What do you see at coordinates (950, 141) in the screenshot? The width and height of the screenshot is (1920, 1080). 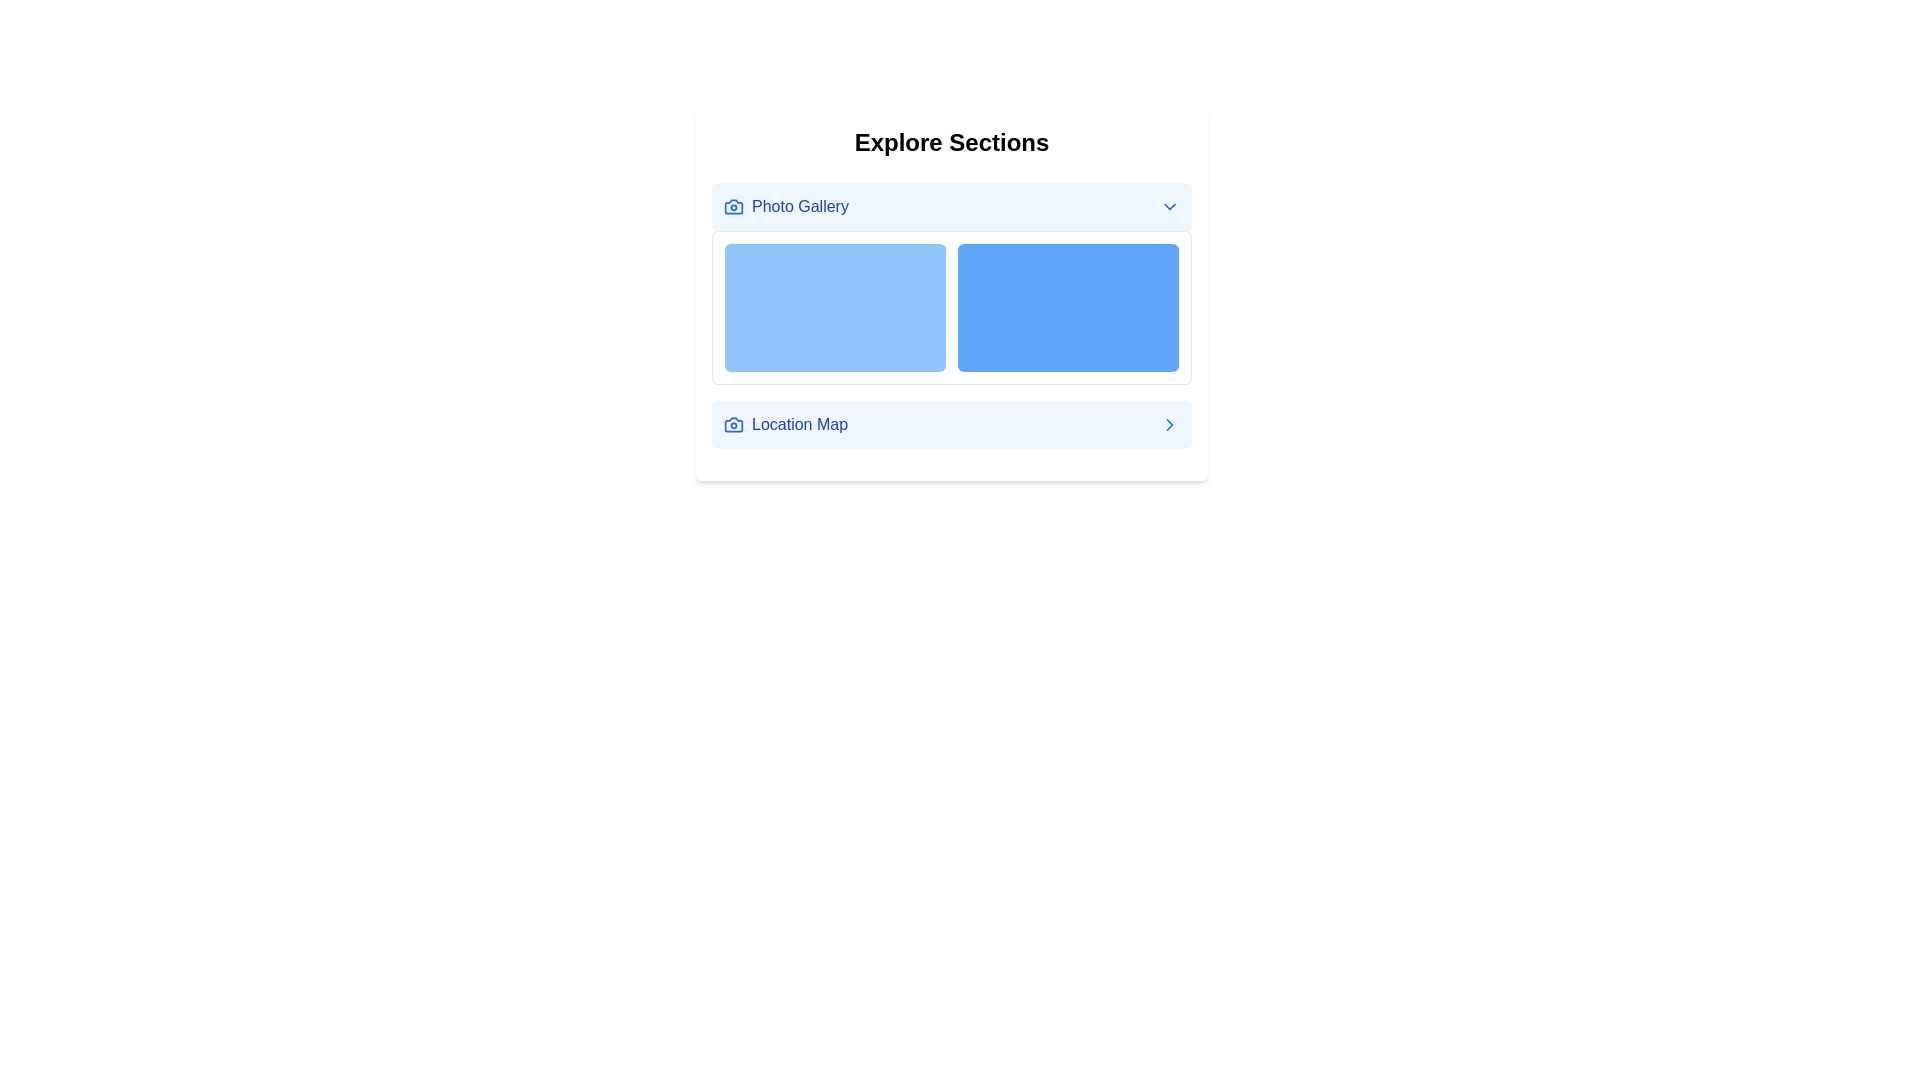 I see `the 'Explore Sections' text label` at bounding box center [950, 141].